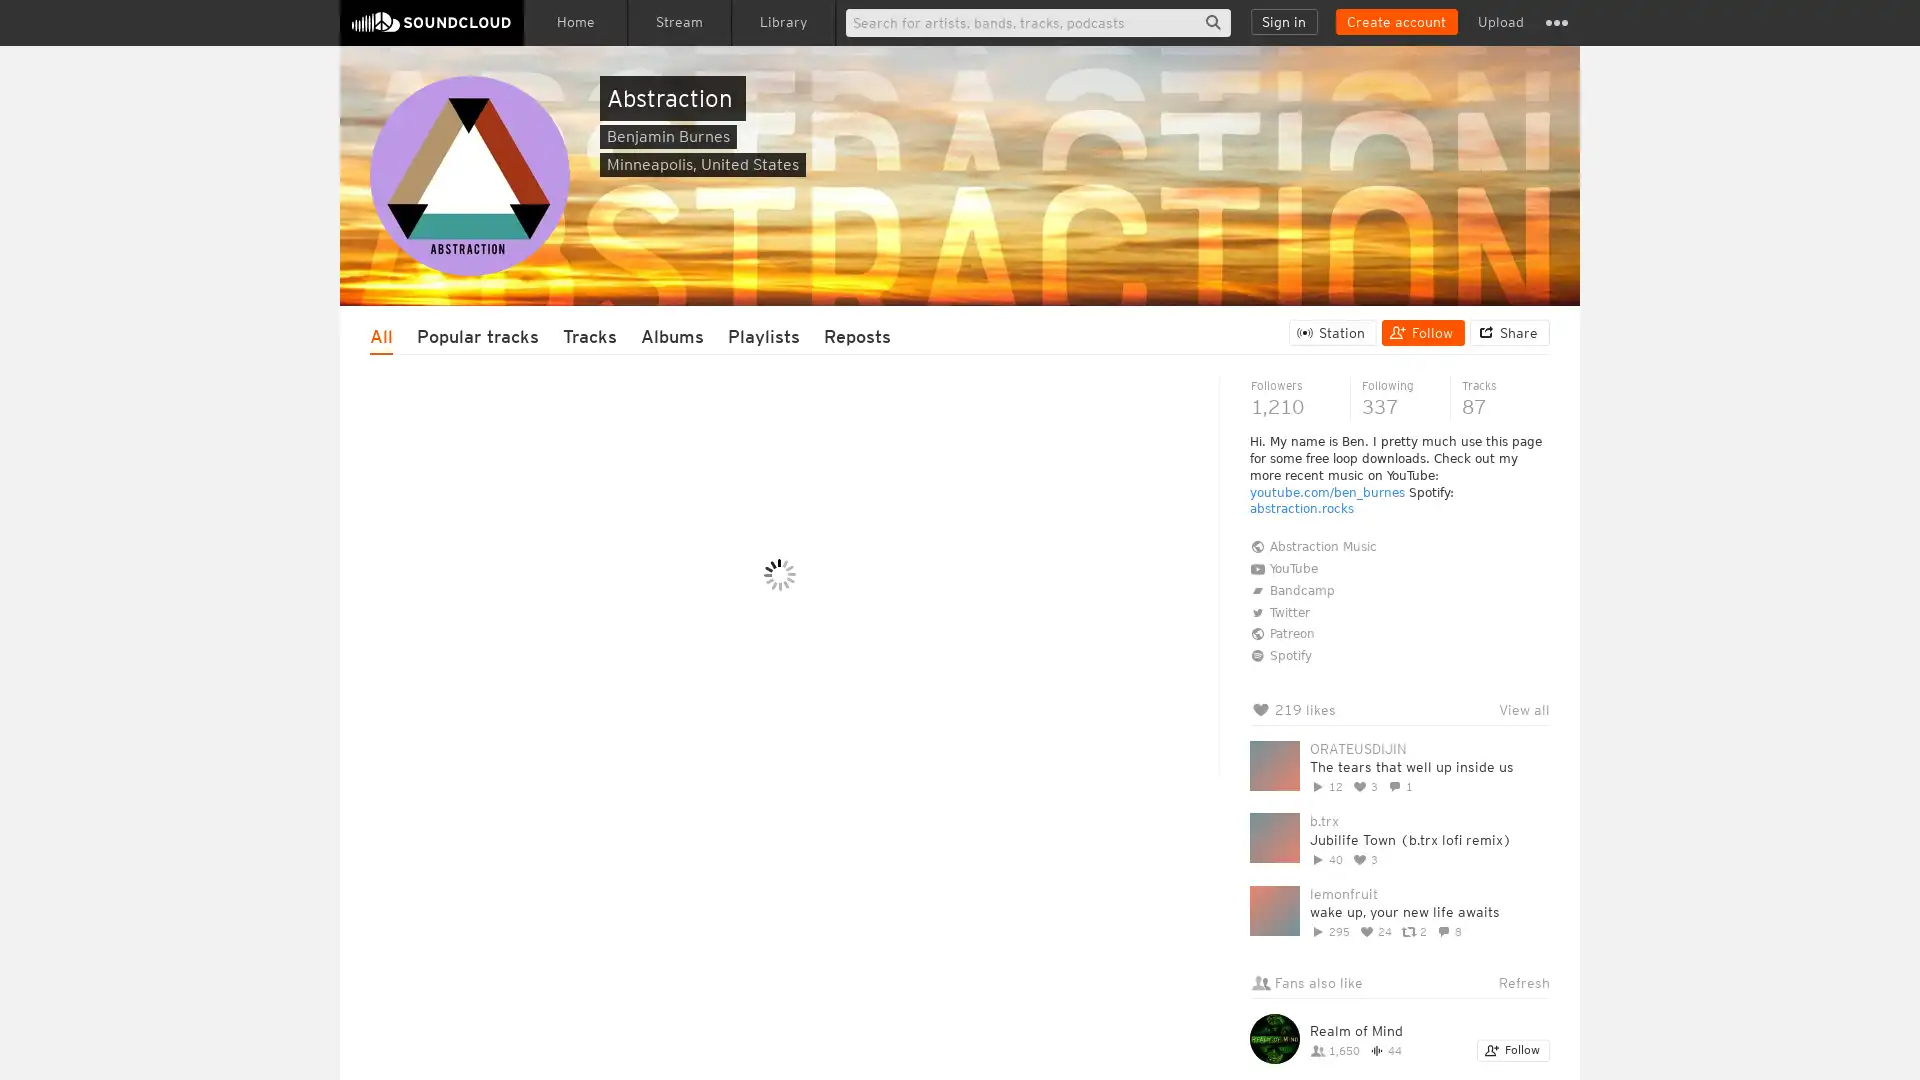  Describe the element at coordinates (1284, 22) in the screenshot. I see `Sign in` at that location.